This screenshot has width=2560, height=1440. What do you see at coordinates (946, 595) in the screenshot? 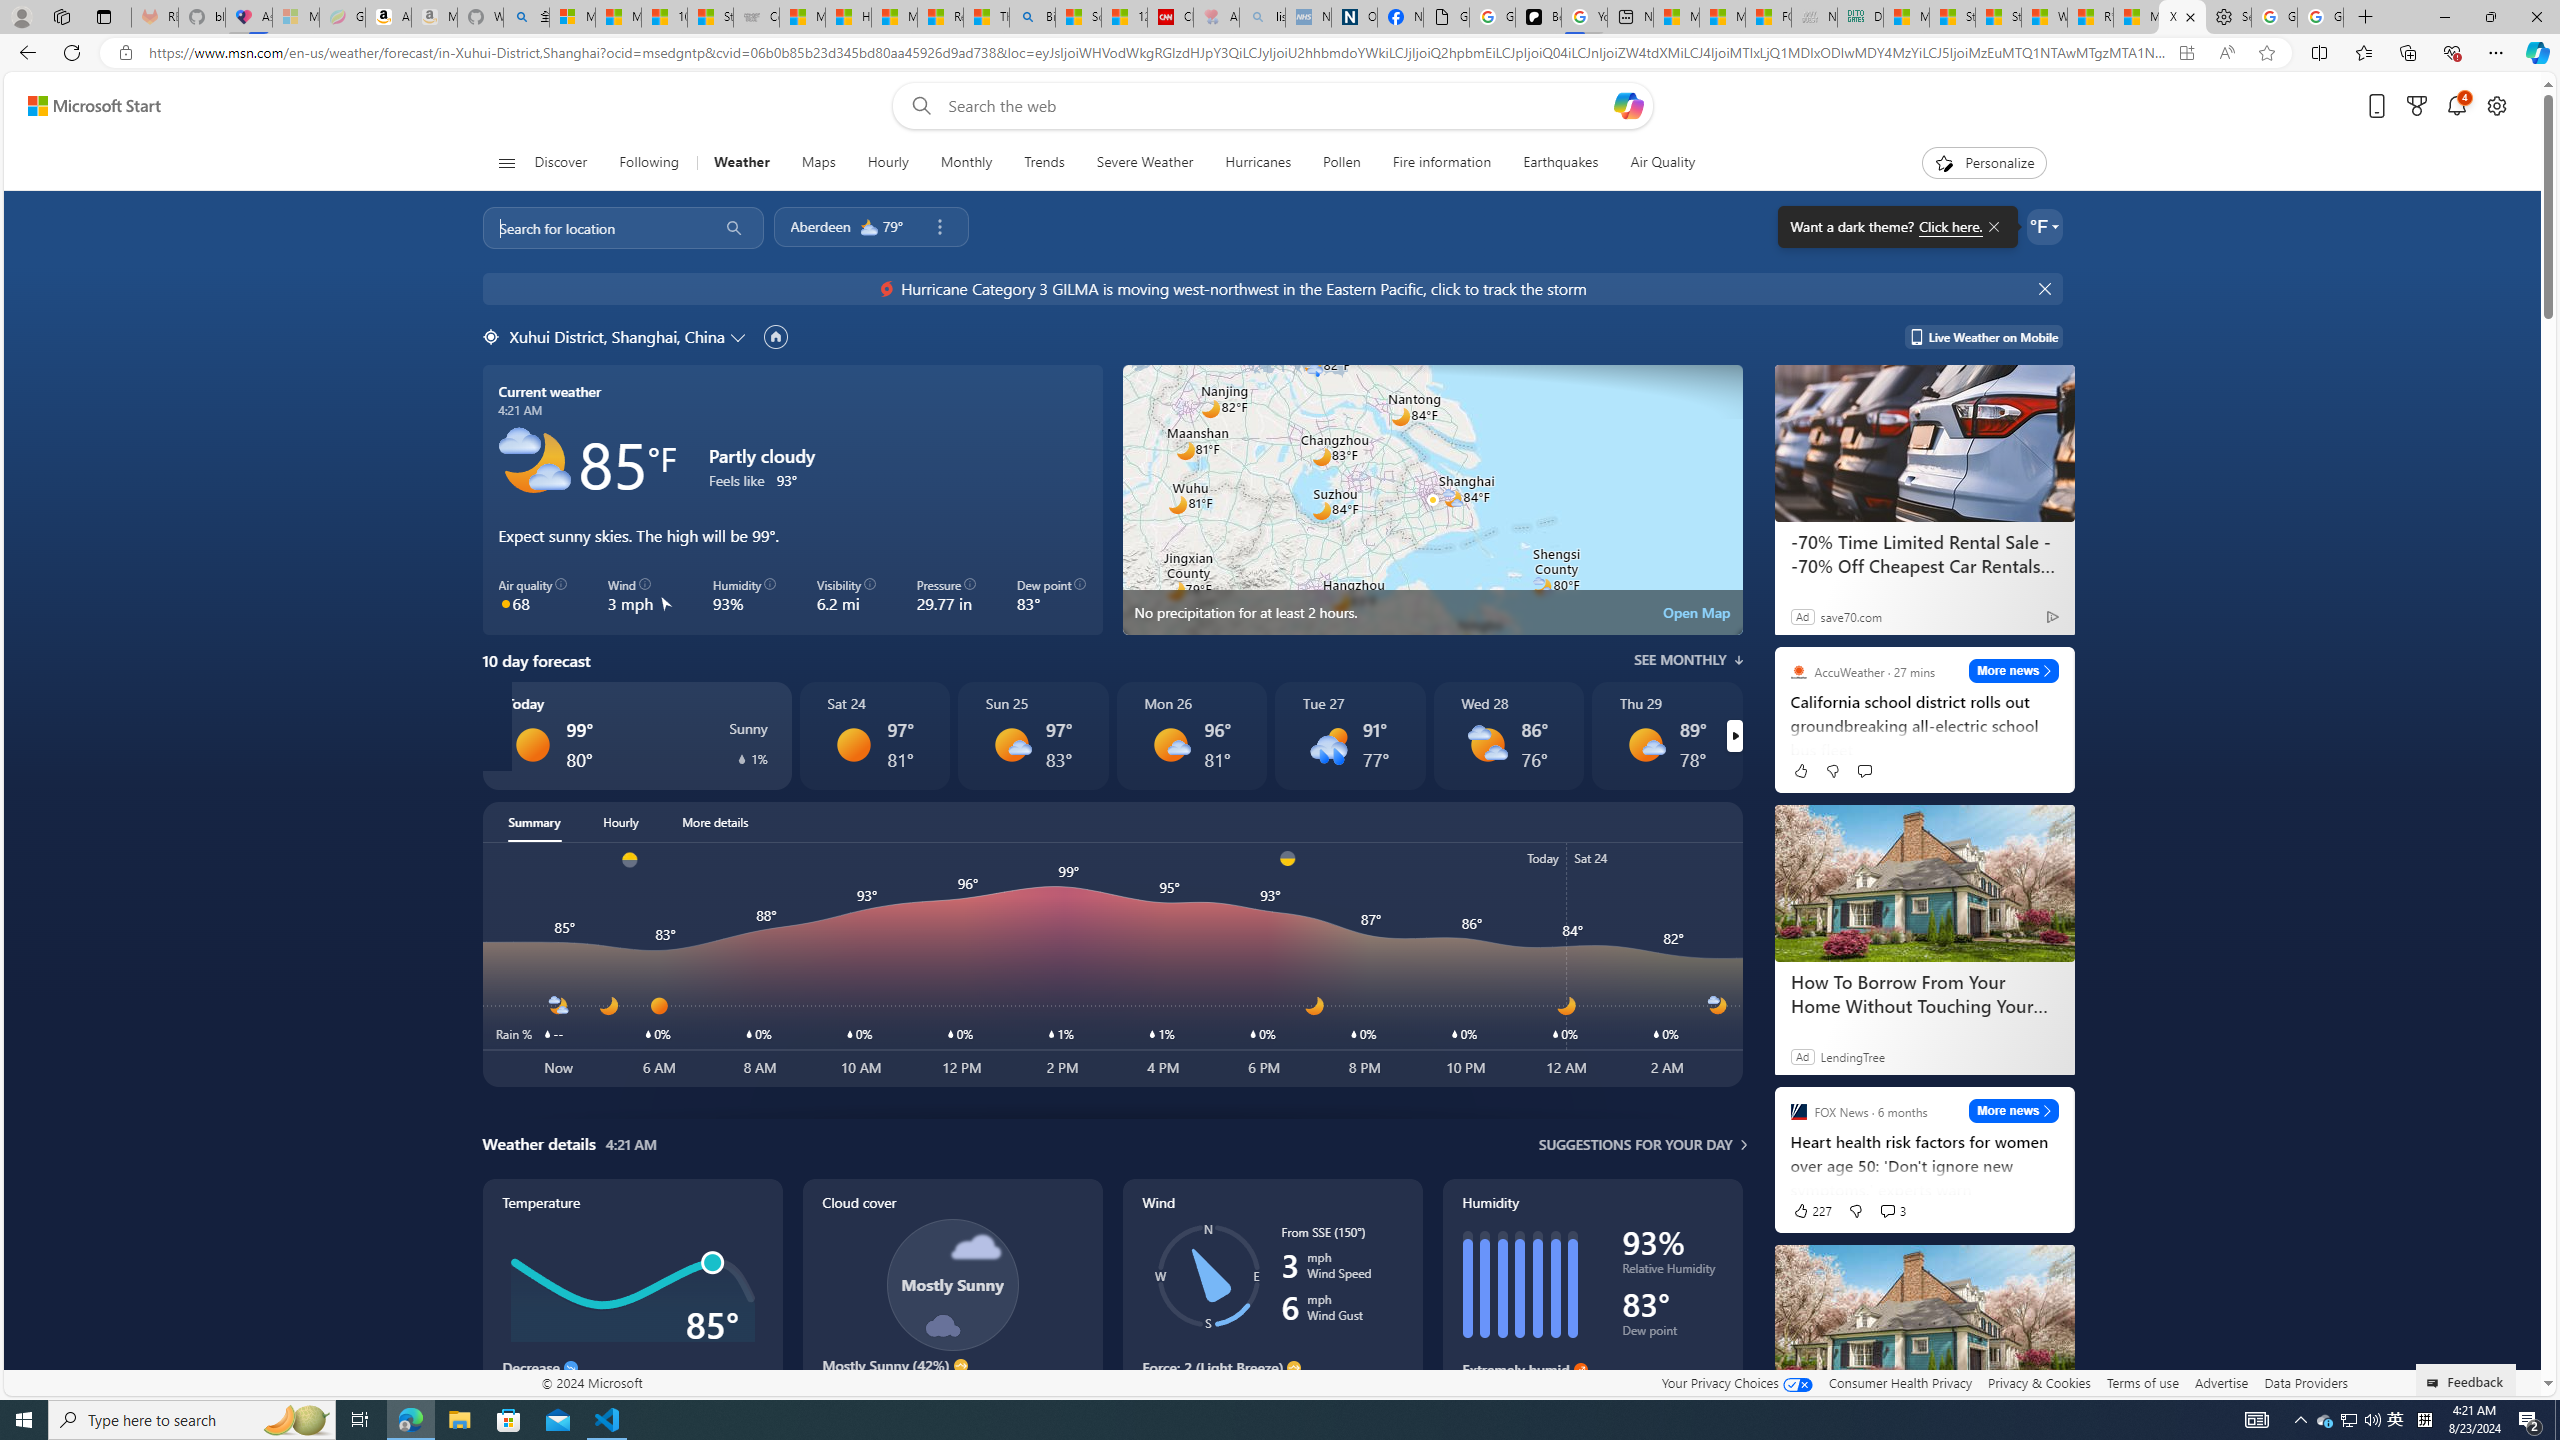
I see `'Pressure 29.77 in'` at bounding box center [946, 595].